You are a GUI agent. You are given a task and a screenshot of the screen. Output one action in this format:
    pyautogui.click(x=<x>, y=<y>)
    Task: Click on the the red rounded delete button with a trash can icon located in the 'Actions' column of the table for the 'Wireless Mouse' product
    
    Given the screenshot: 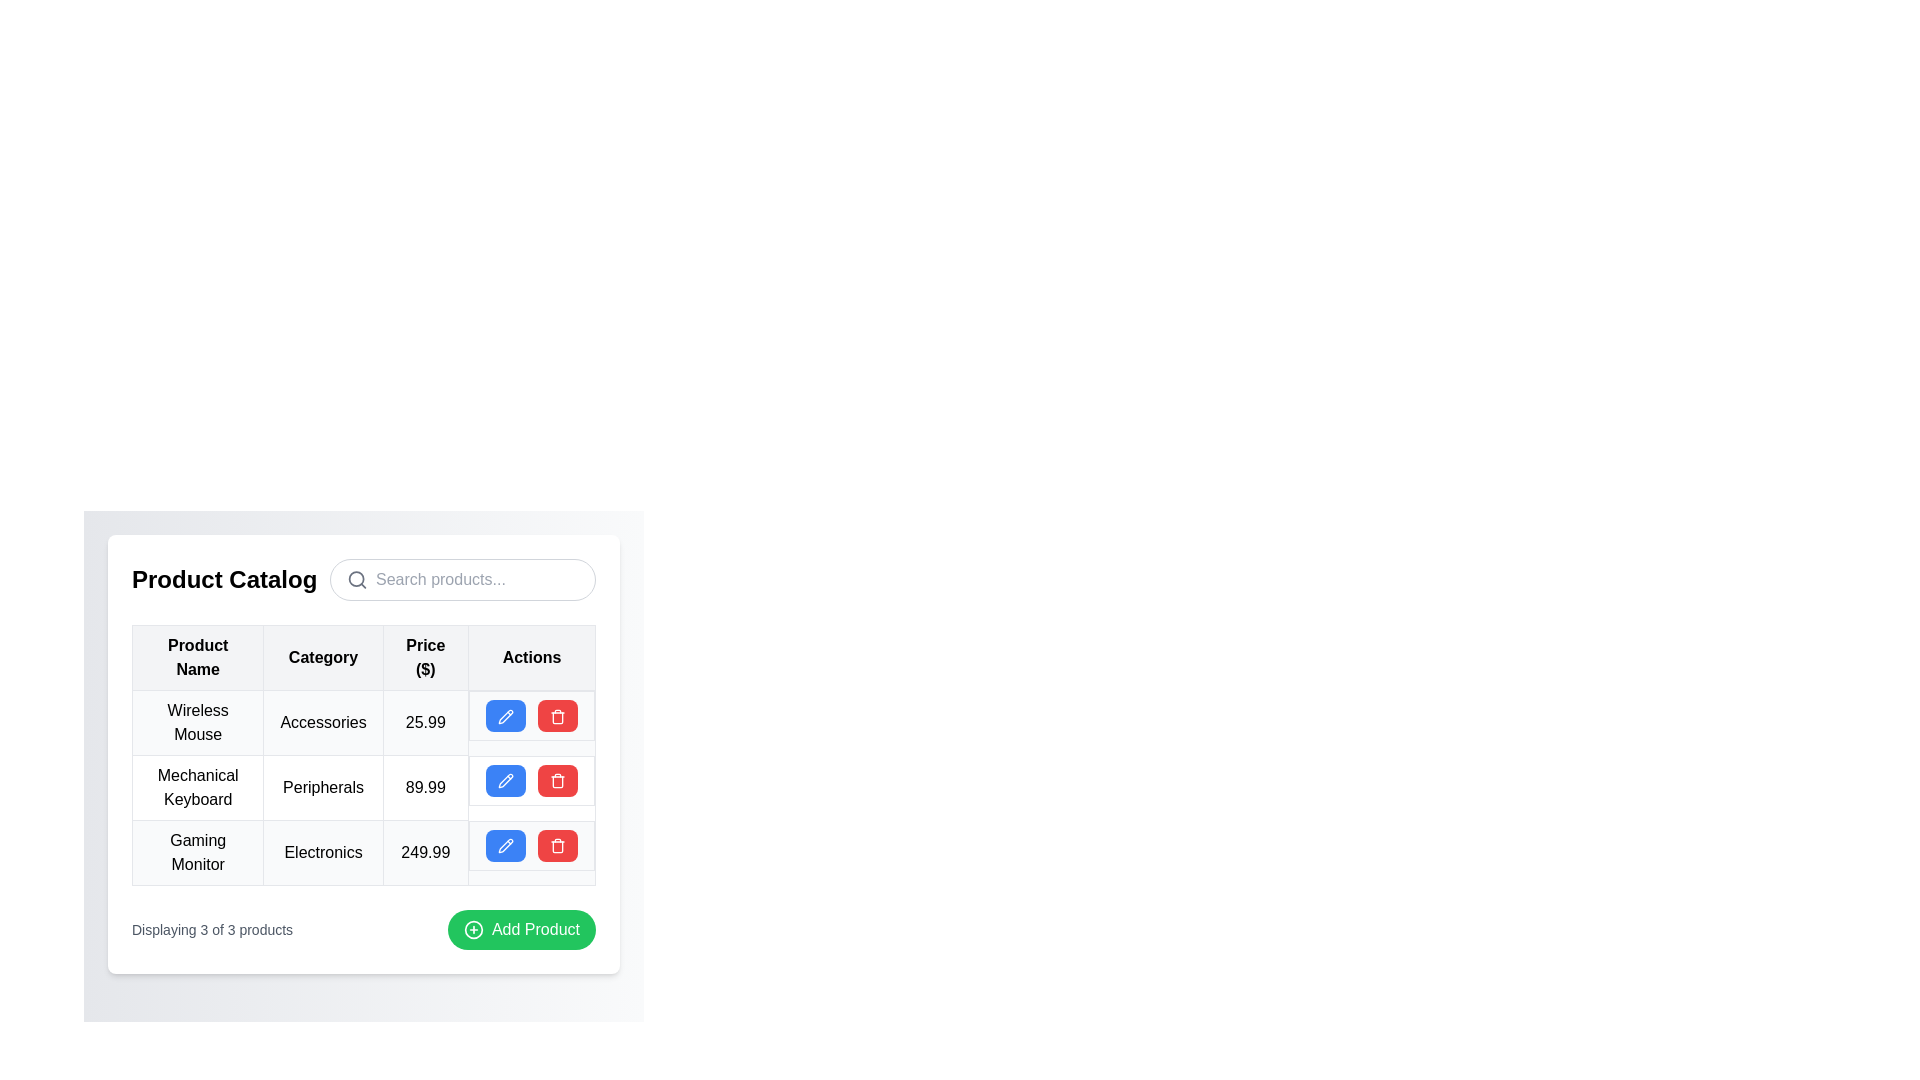 What is the action you would take?
    pyautogui.click(x=557, y=715)
    